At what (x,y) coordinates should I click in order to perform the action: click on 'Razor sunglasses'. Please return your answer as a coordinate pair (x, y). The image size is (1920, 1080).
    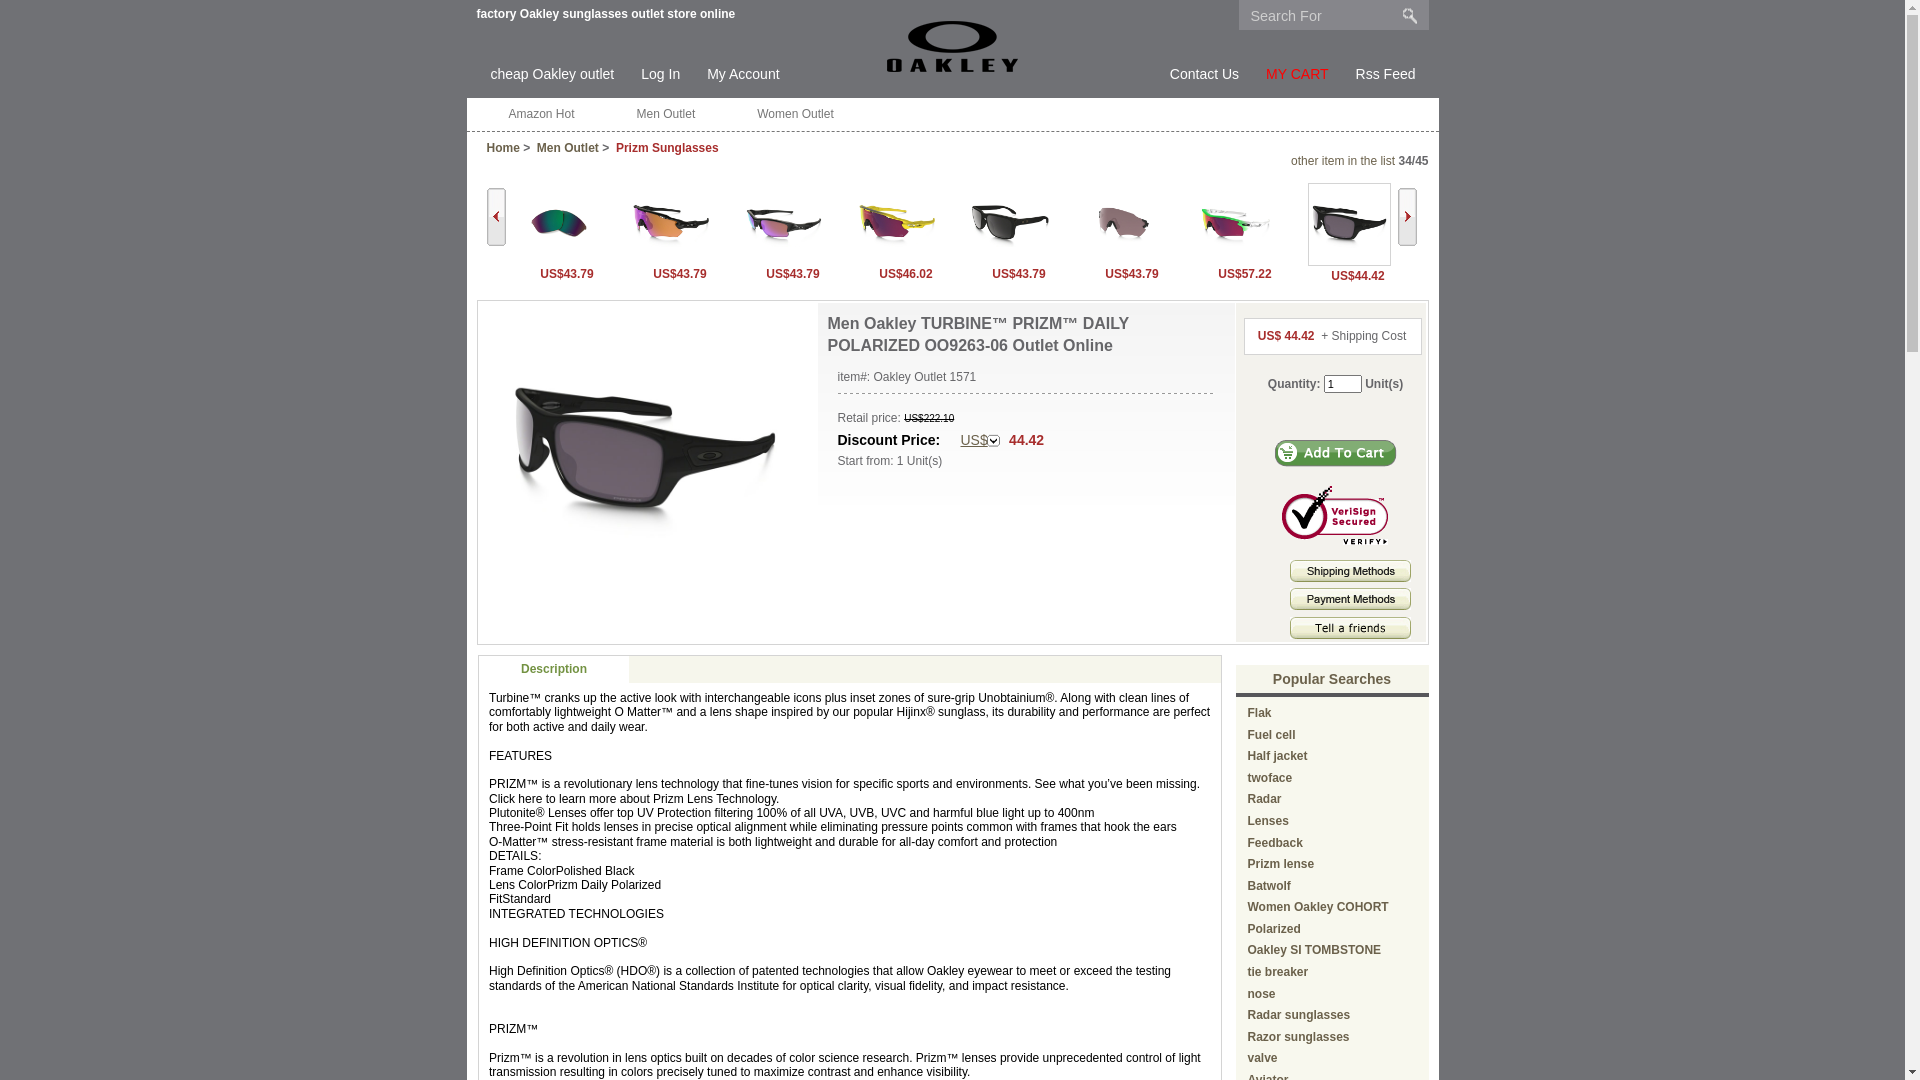
    Looking at the image, I should click on (1299, 1036).